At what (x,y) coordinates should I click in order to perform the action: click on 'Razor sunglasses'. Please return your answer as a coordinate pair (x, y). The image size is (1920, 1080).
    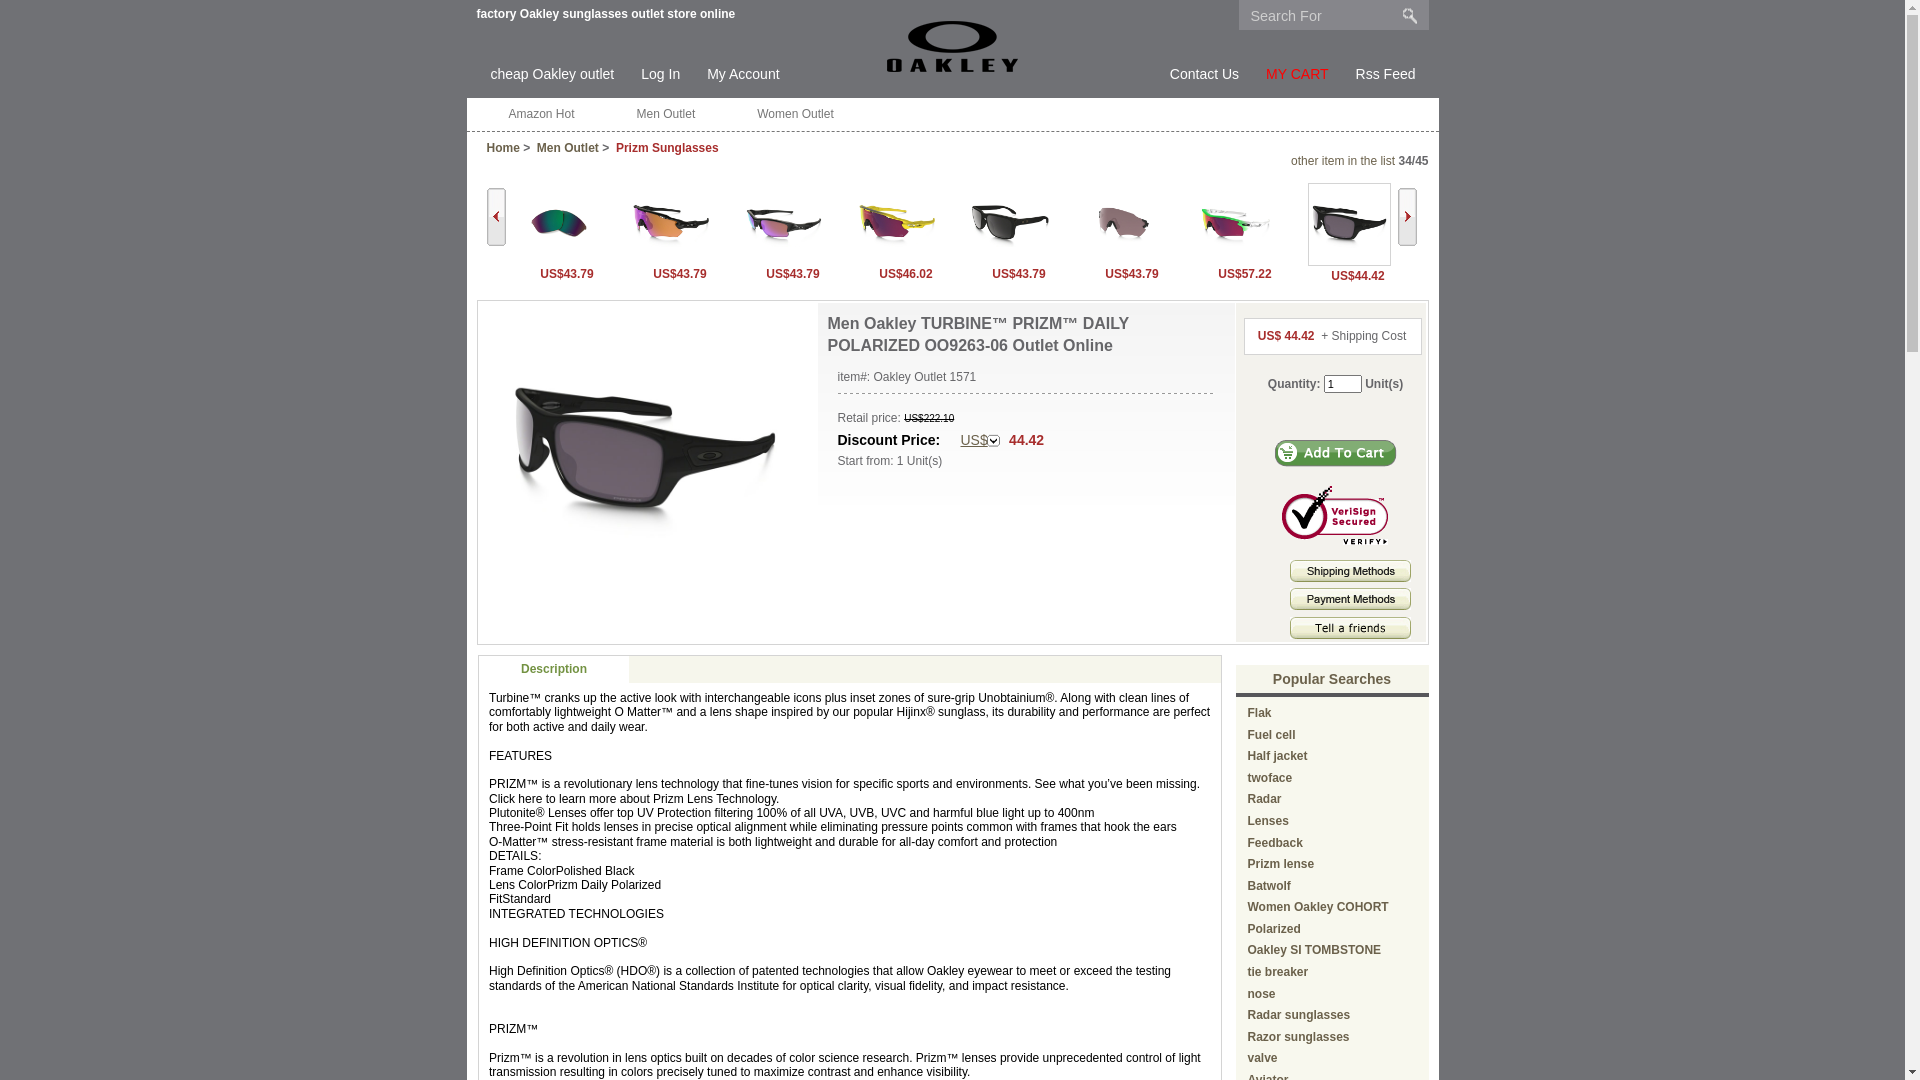
    Looking at the image, I should click on (1299, 1036).